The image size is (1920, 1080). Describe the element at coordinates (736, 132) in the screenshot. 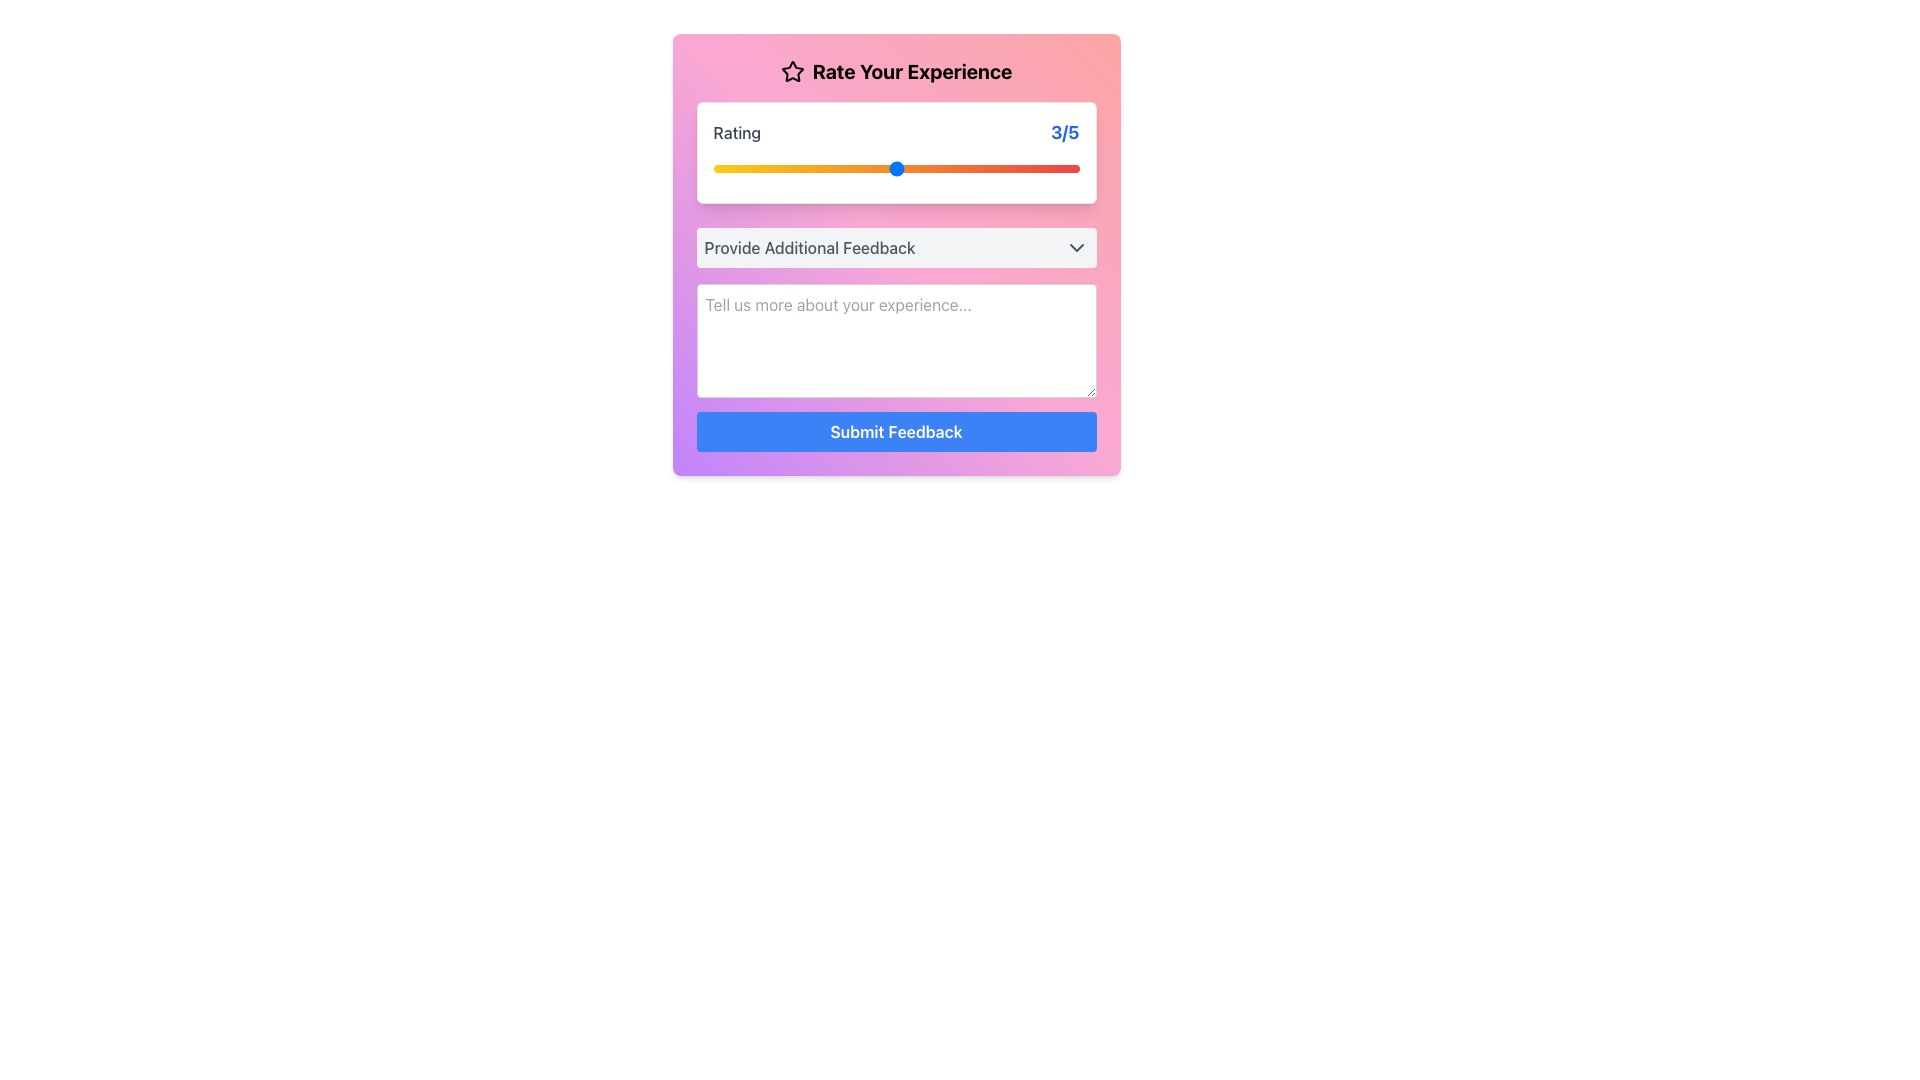

I see `the Text label that indicates the meaning of the slider and numerical value, located near the top of the interface, to the left of '3/5' and above the slider control` at that location.